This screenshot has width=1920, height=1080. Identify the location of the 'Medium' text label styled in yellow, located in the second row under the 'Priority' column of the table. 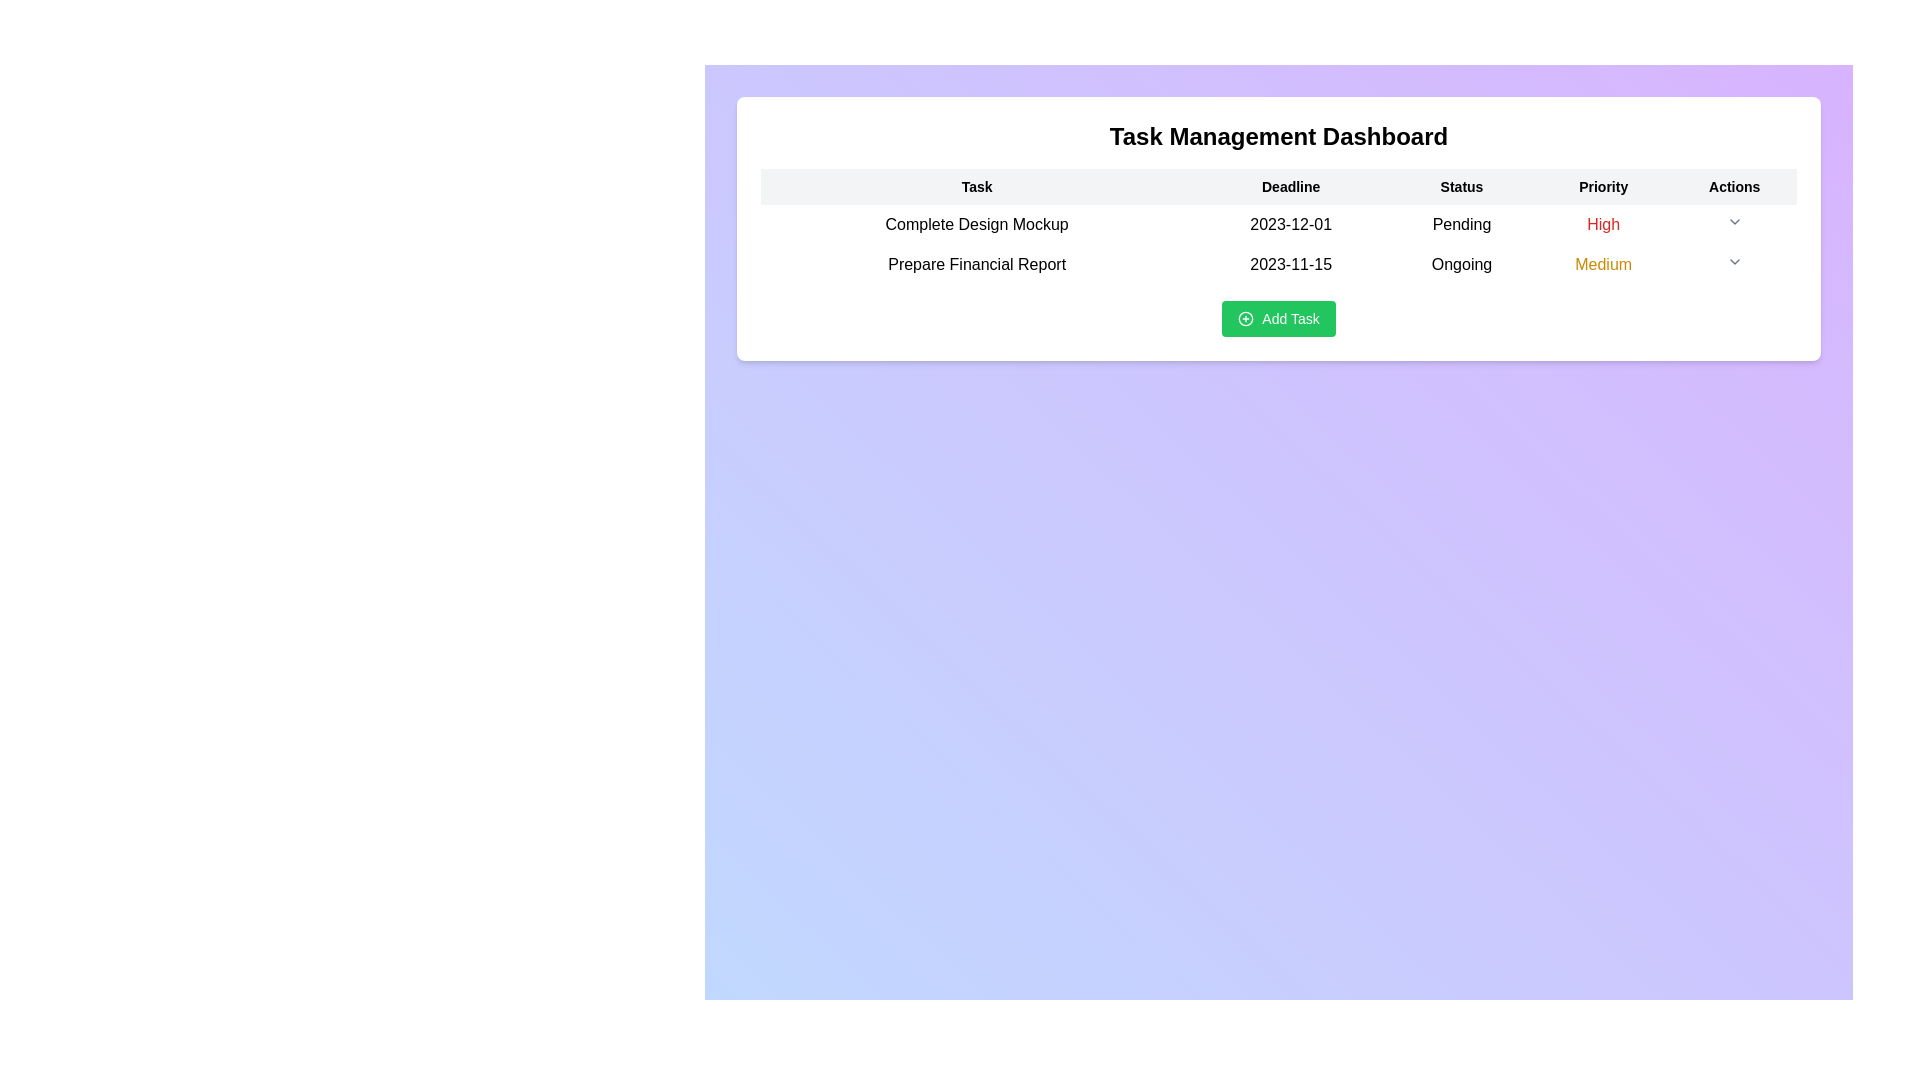
(1603, 263).